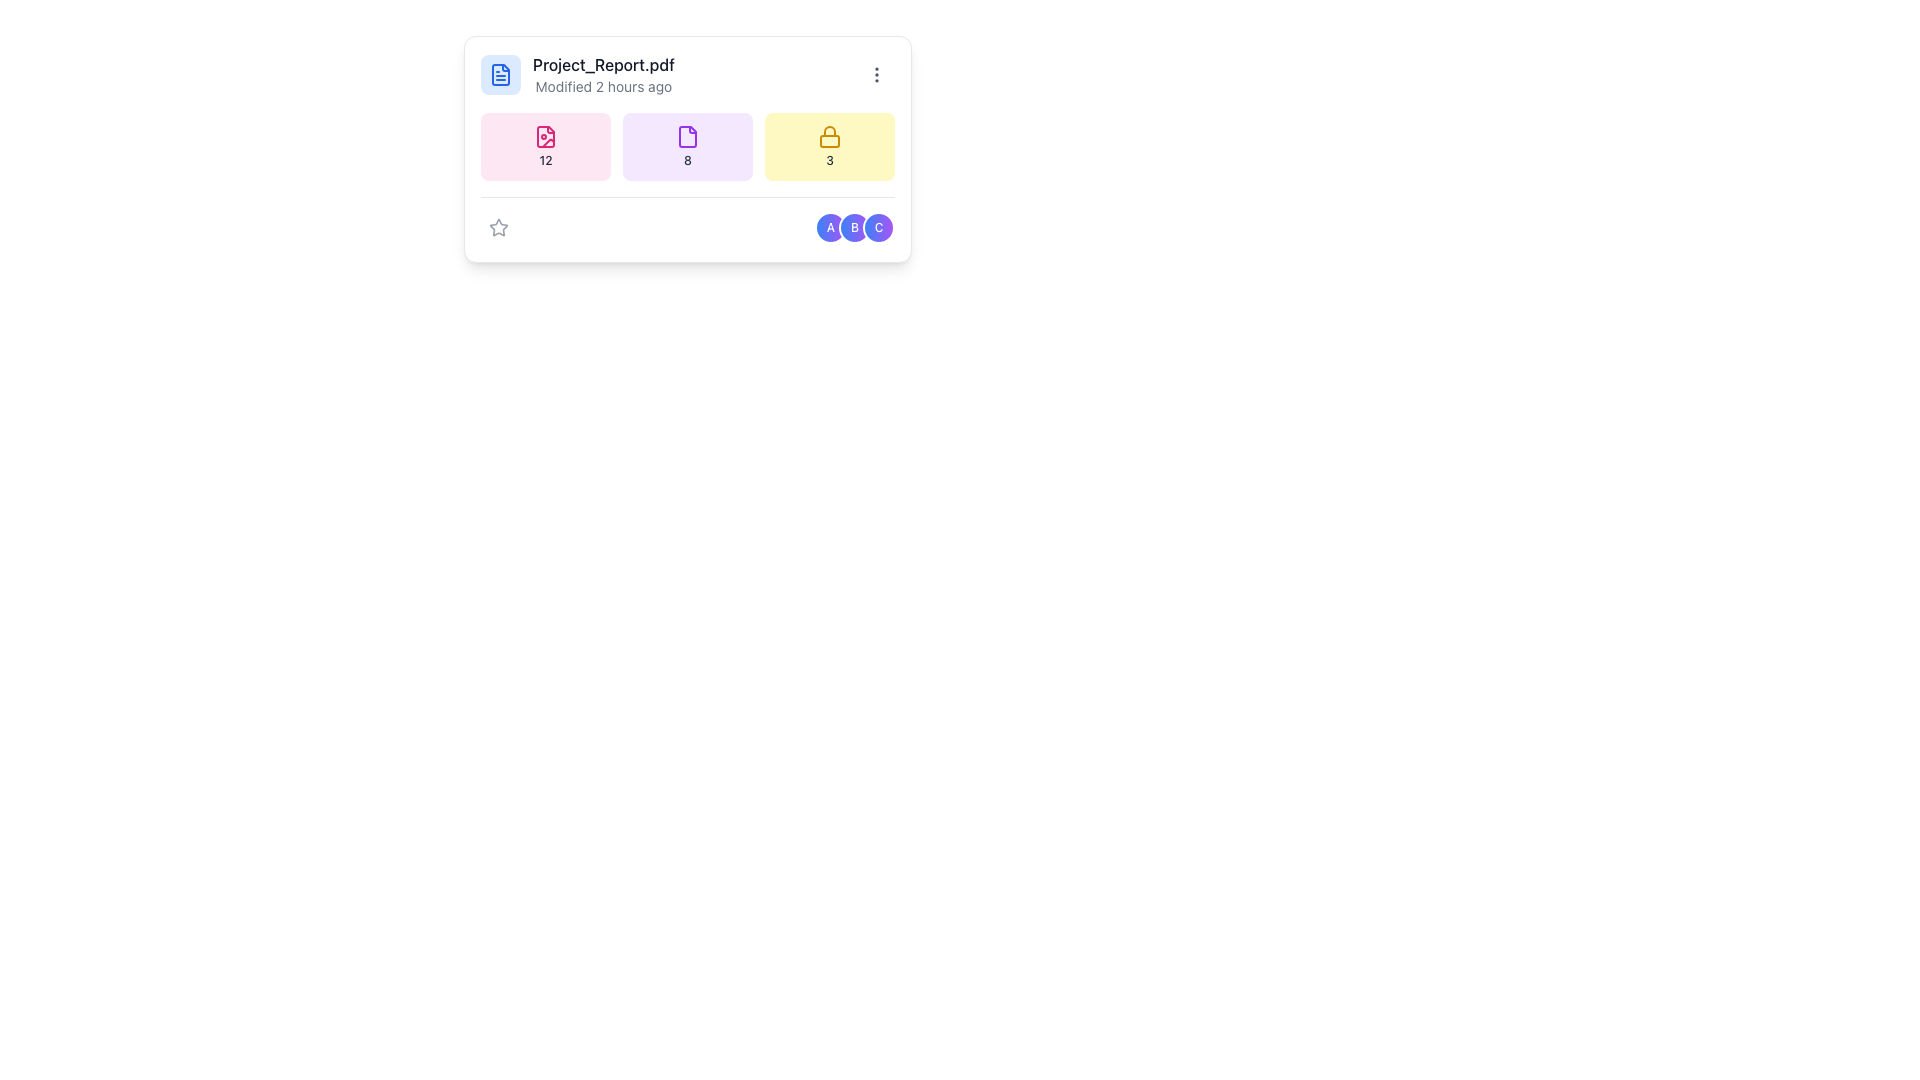  I want to click on the text display component that shows 'Project_Report.pdf' and 'Modified 2 hours ago' located at the top center of a card-like UI component, so click(602, 73).